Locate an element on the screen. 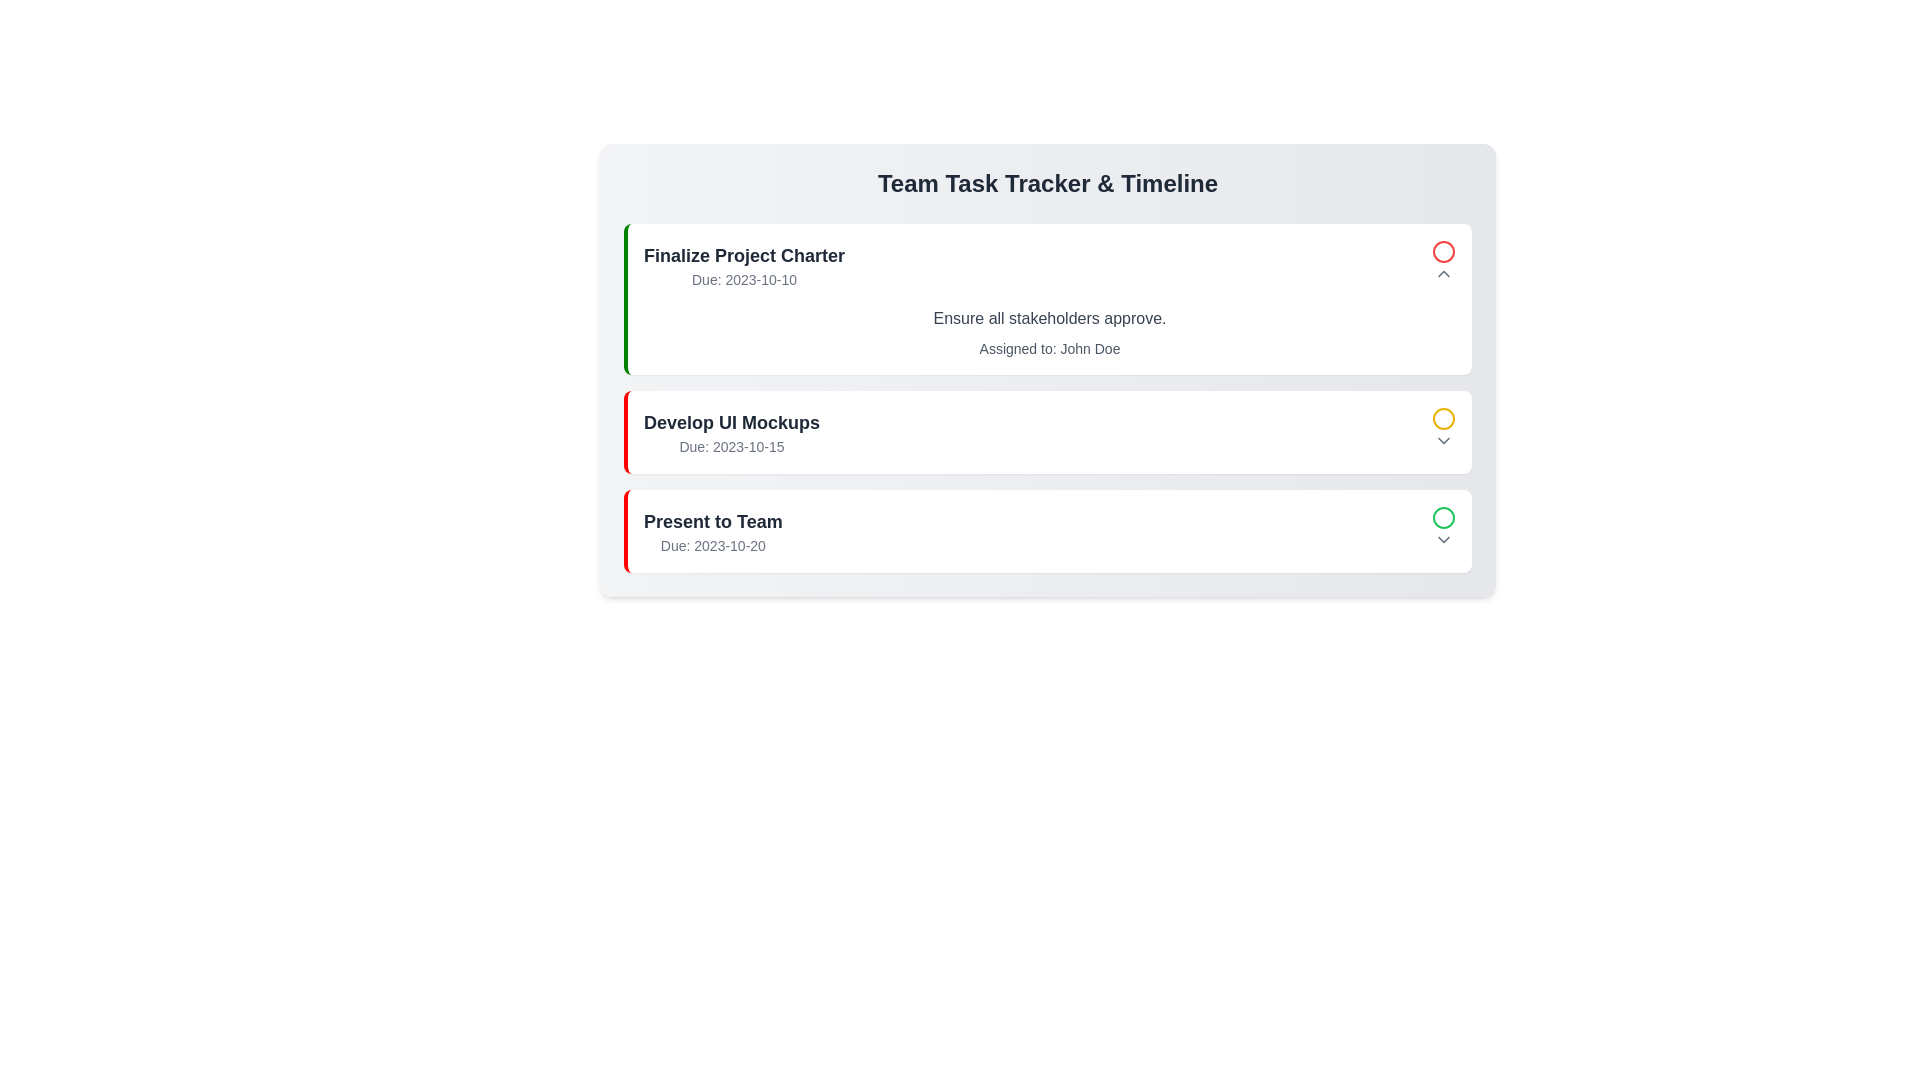  the text line containing the phrase 'Ensure all stakeholders approve.' which is styled in gray and located within the first task card under the heading 'Finalize Project Charter' is located at coordinates (1049, 318).